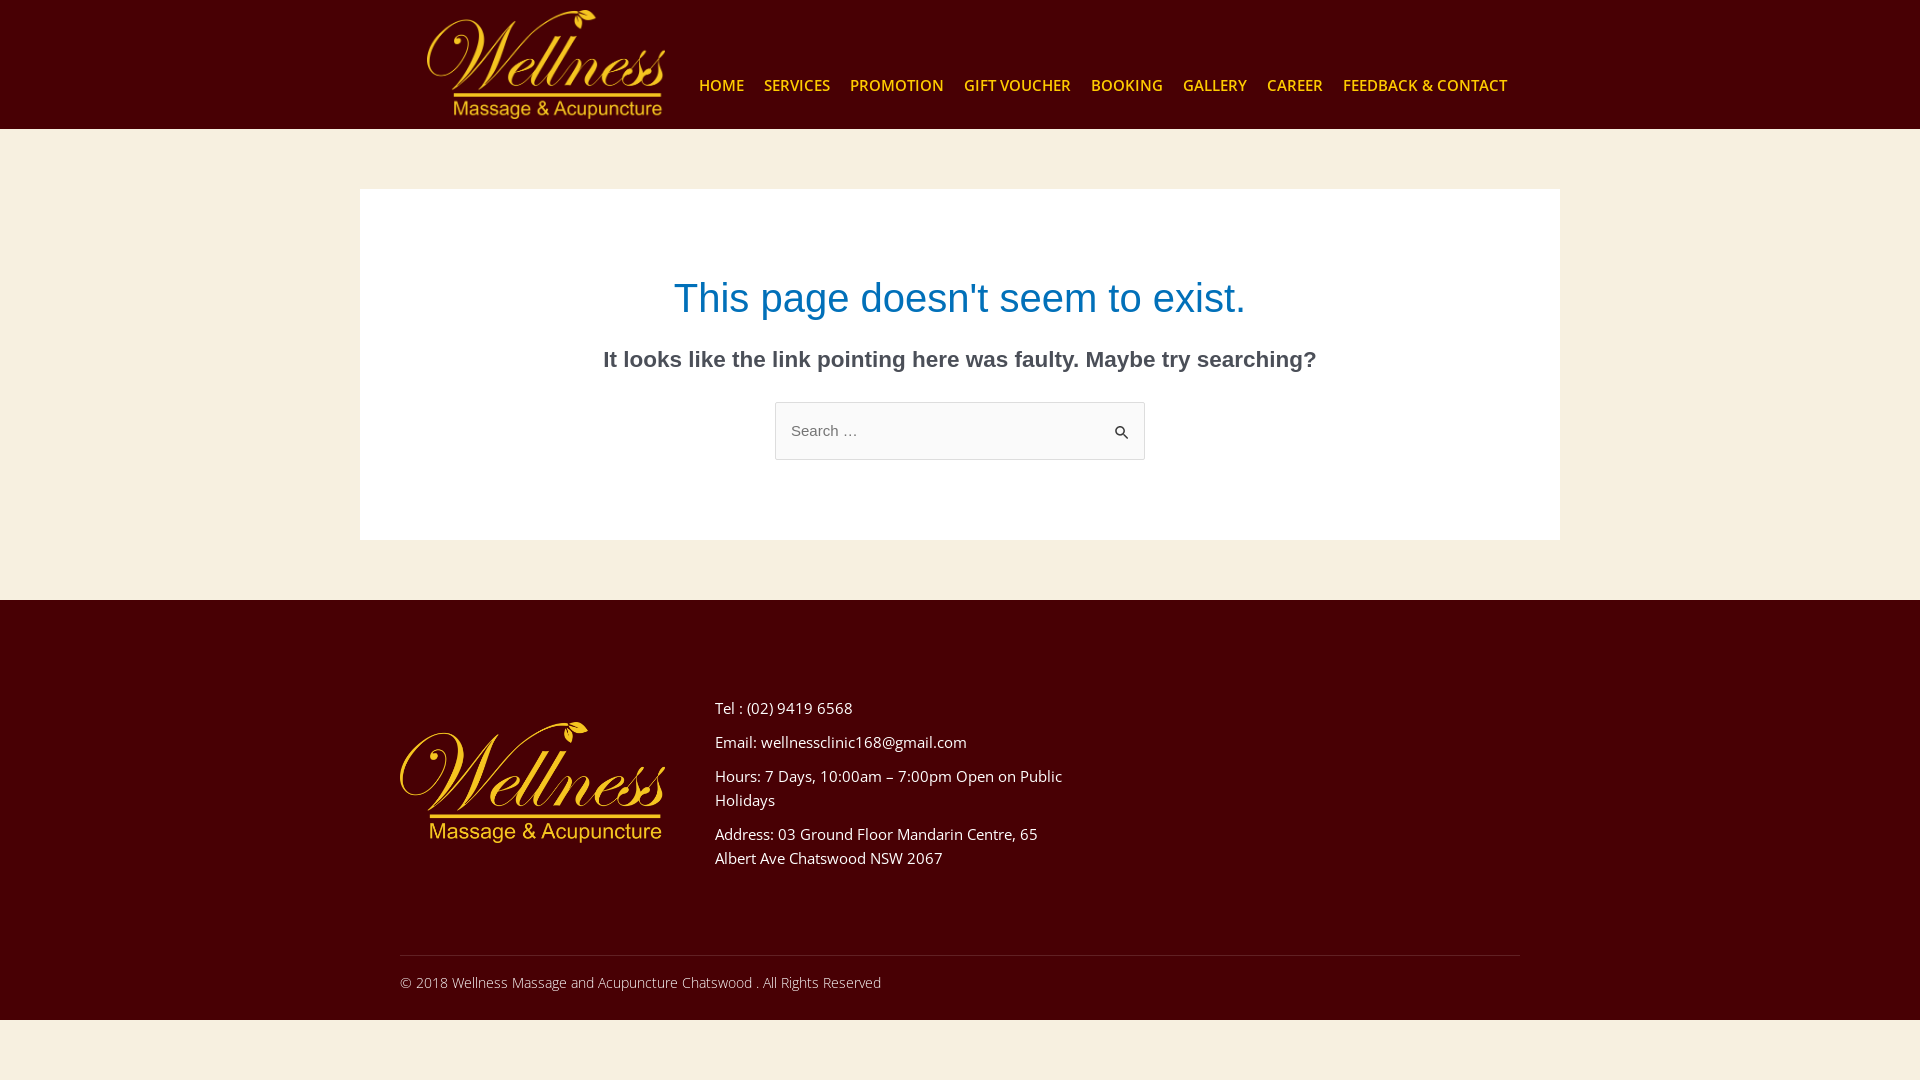 The height and width of the screenshot is (1080, 1920). Describe the element at coordinates (1423, 83) in the screenshot. I see `'FEEDBACK & CONTACT'` at that location.